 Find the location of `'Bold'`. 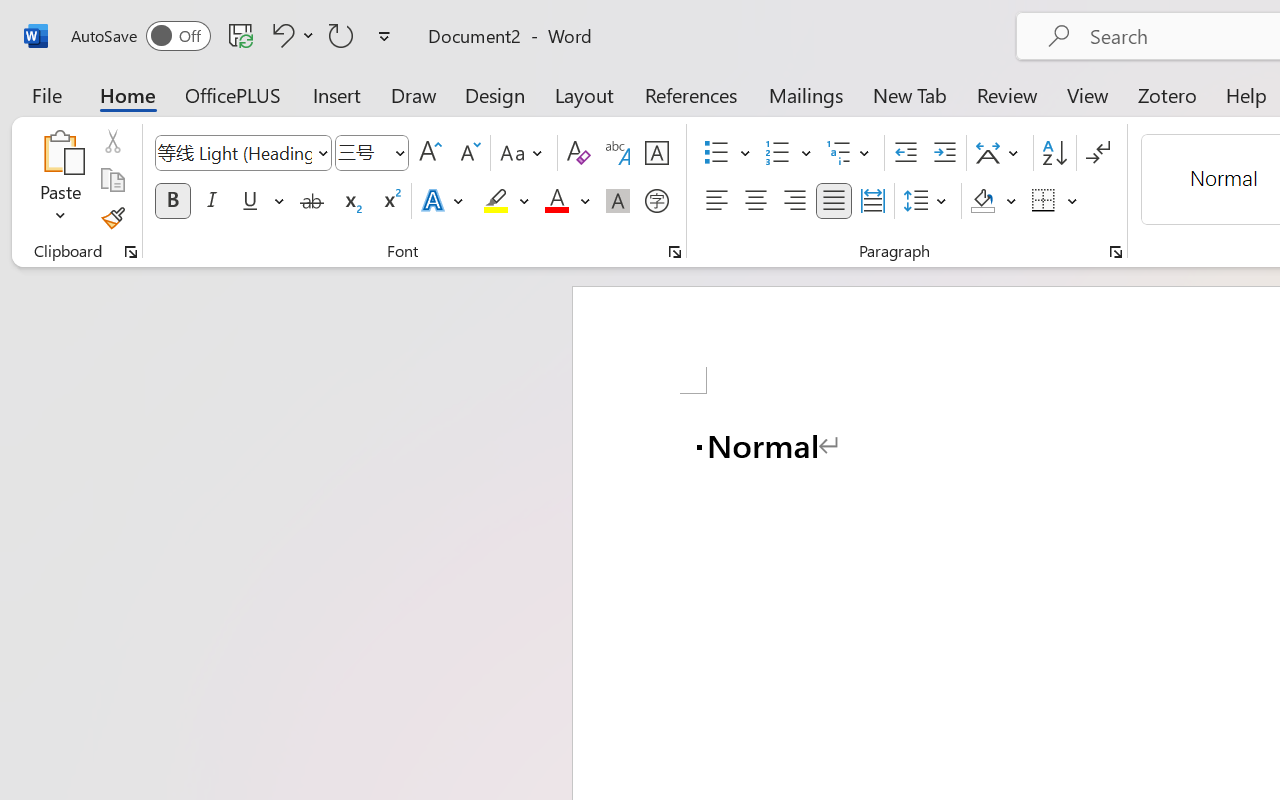

'Bold' is located at coordinates (172, 201).